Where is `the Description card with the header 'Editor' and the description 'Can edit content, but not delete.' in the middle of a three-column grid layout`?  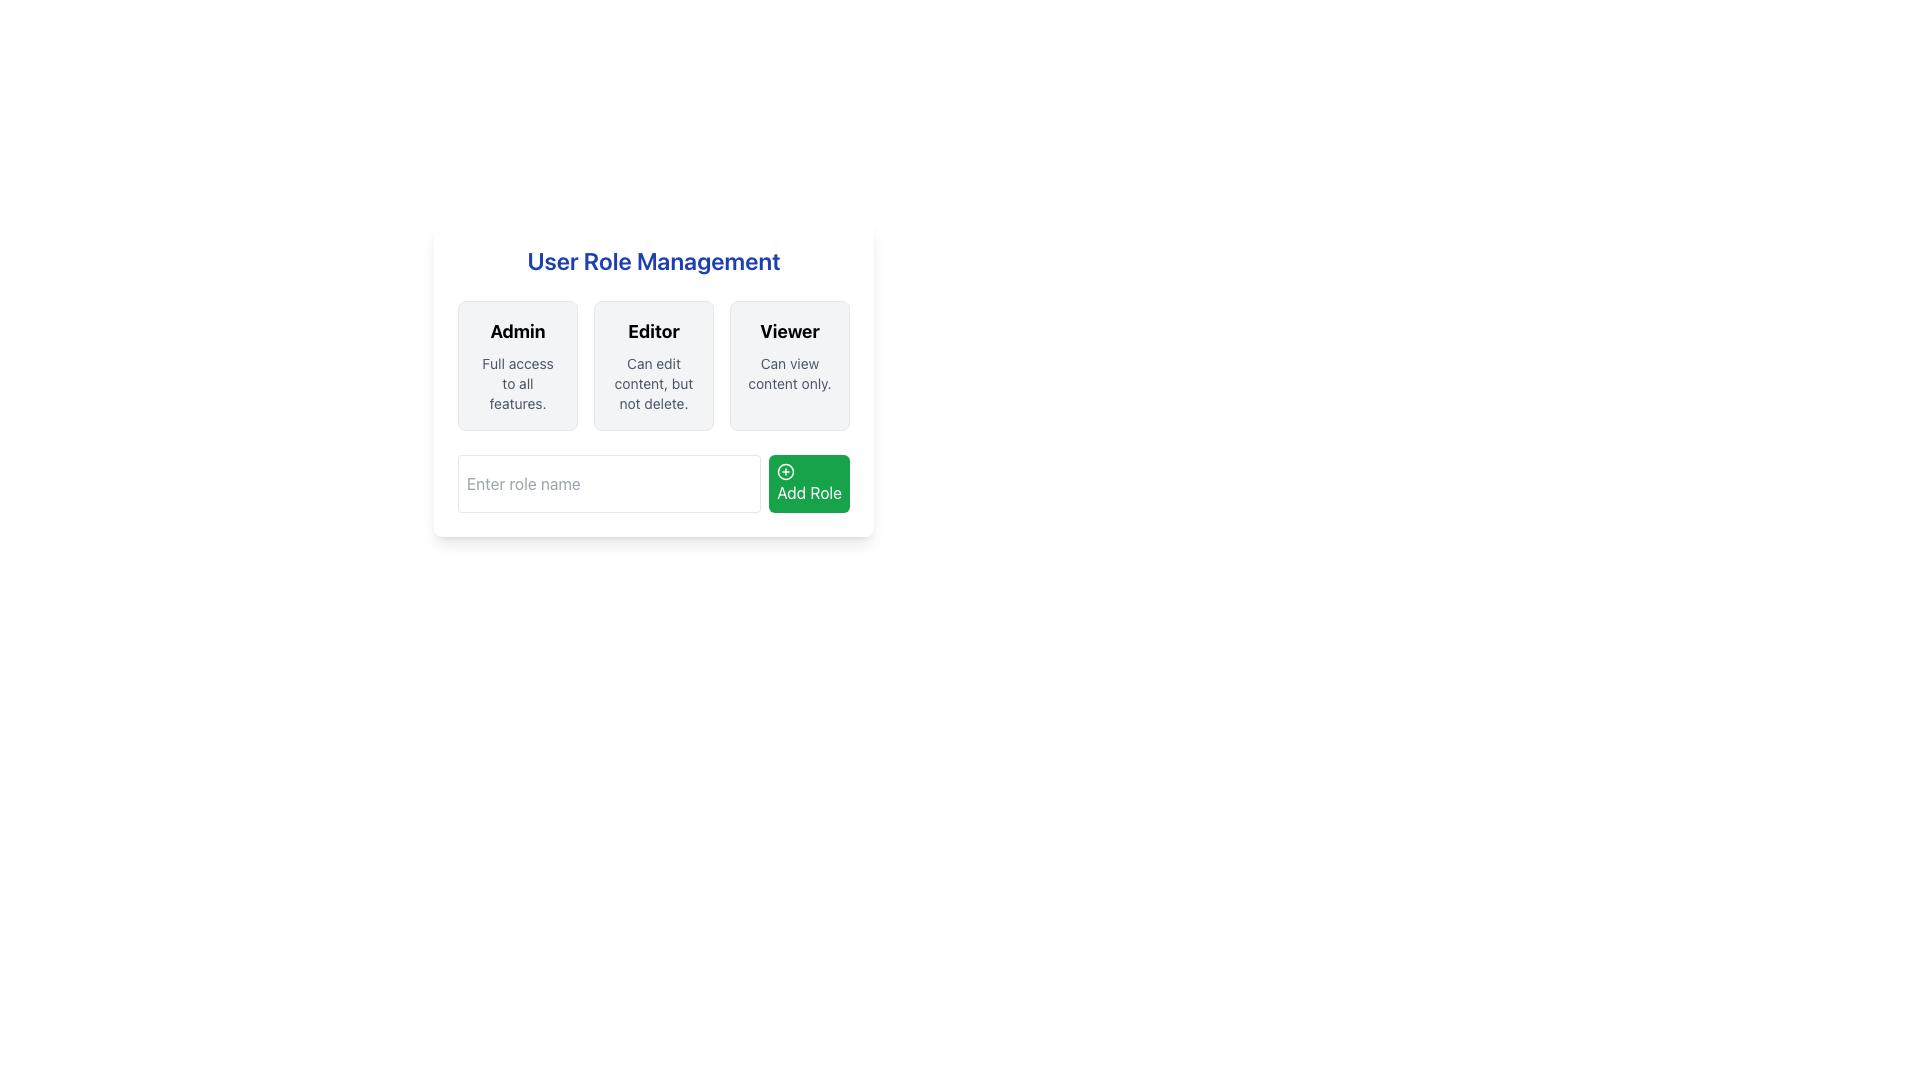 the Description card with the header 'Editor' and the description 'Can edit content, but not delete.' in the middle of a three-column grid layout is located at coordinates (653, 366).